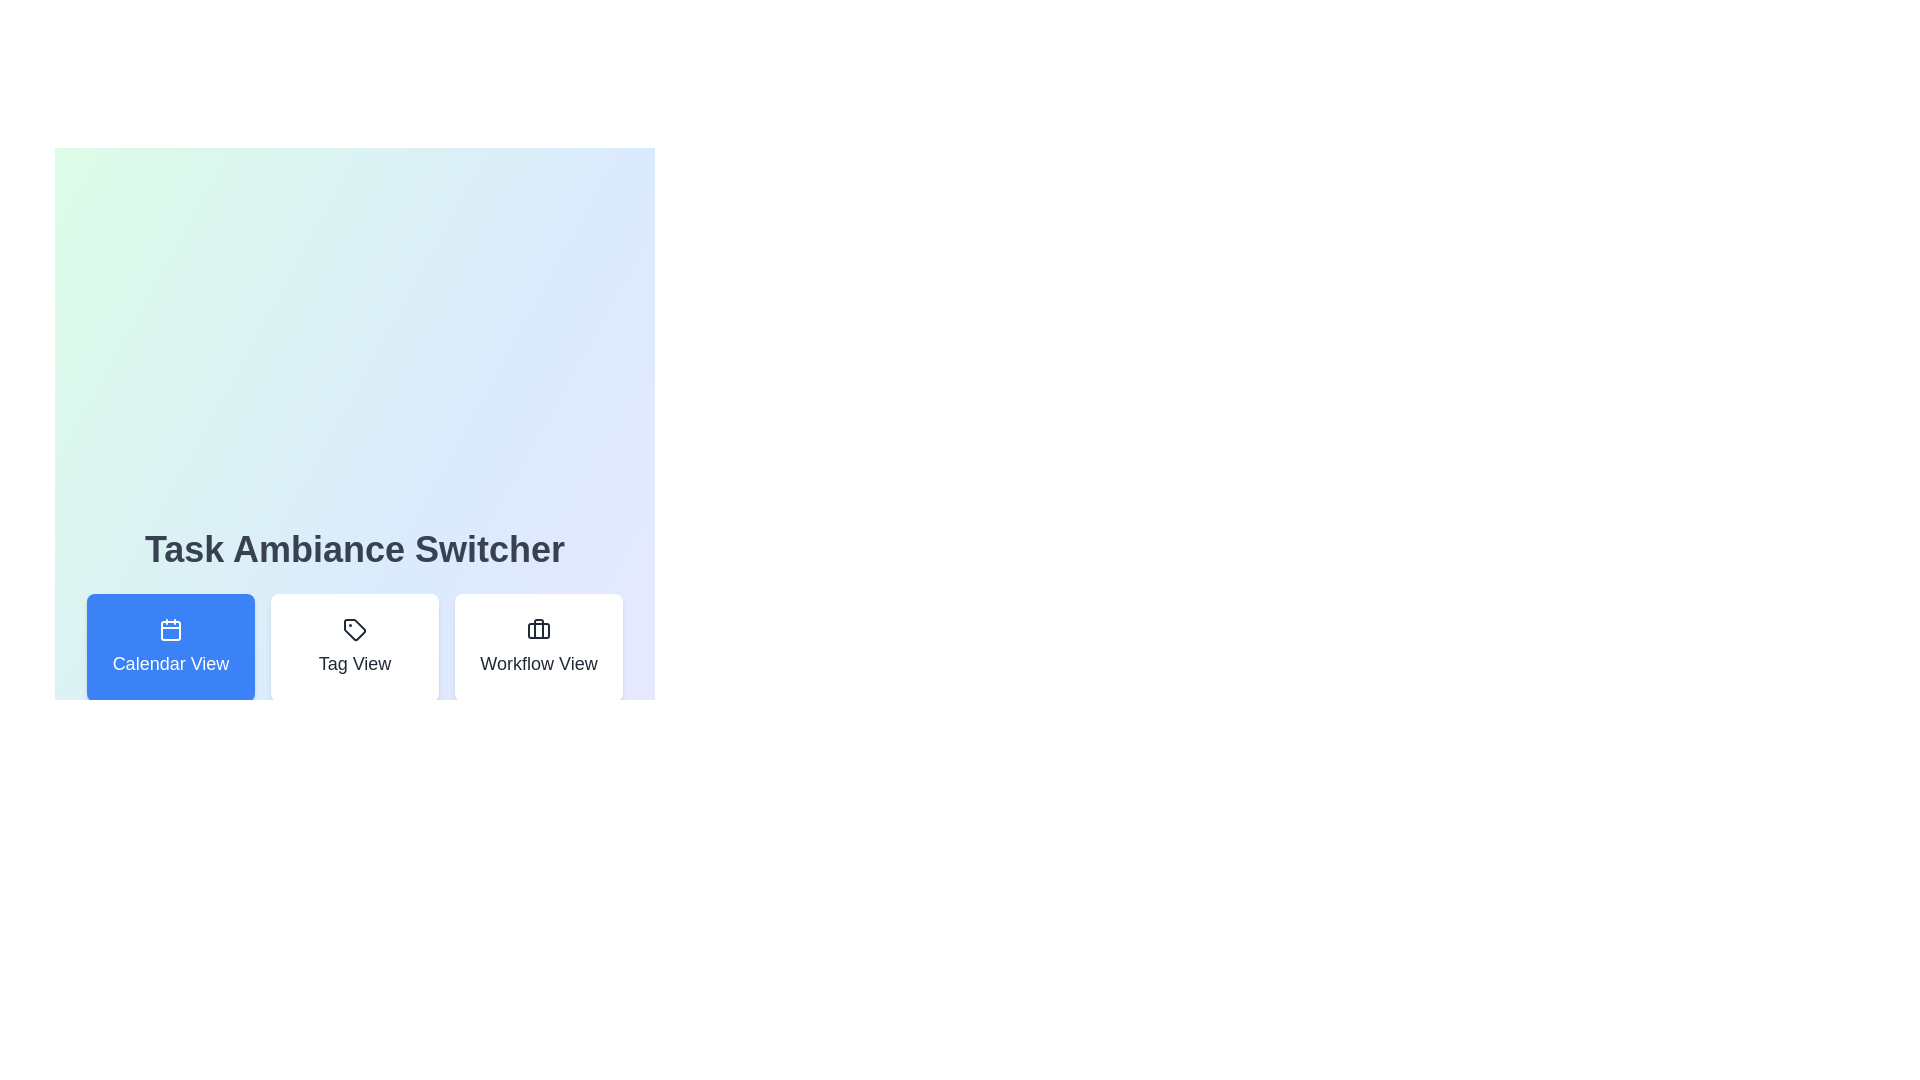  What do you see at coordinates (355, 663) in the screenshot?
I see `the 'Tag View' text label located within the second button of a row of three buttons, centrally positioned below the 'Task Ambiance Switcher' heading` at bounding box center [355, 663].